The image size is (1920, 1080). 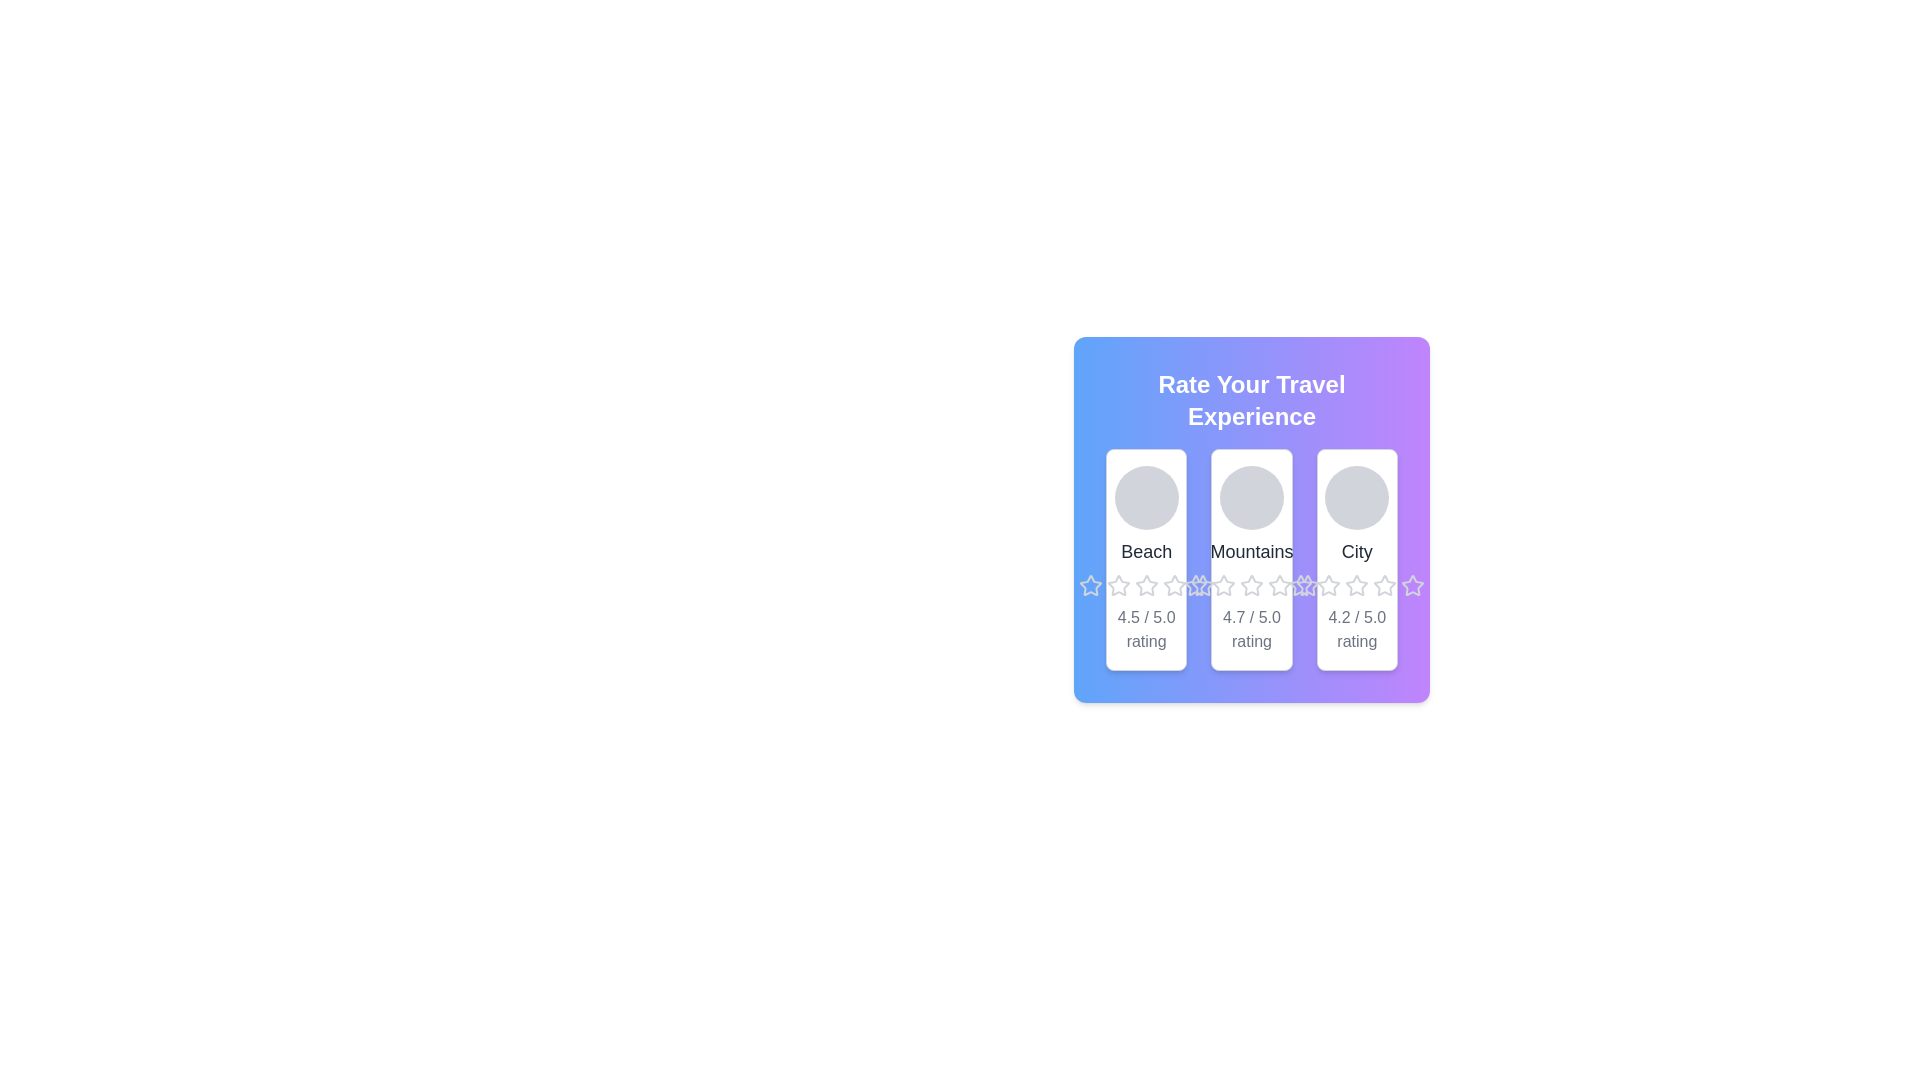 I want to click on the third white star-shaped icon, so click(x=1329, y=585).